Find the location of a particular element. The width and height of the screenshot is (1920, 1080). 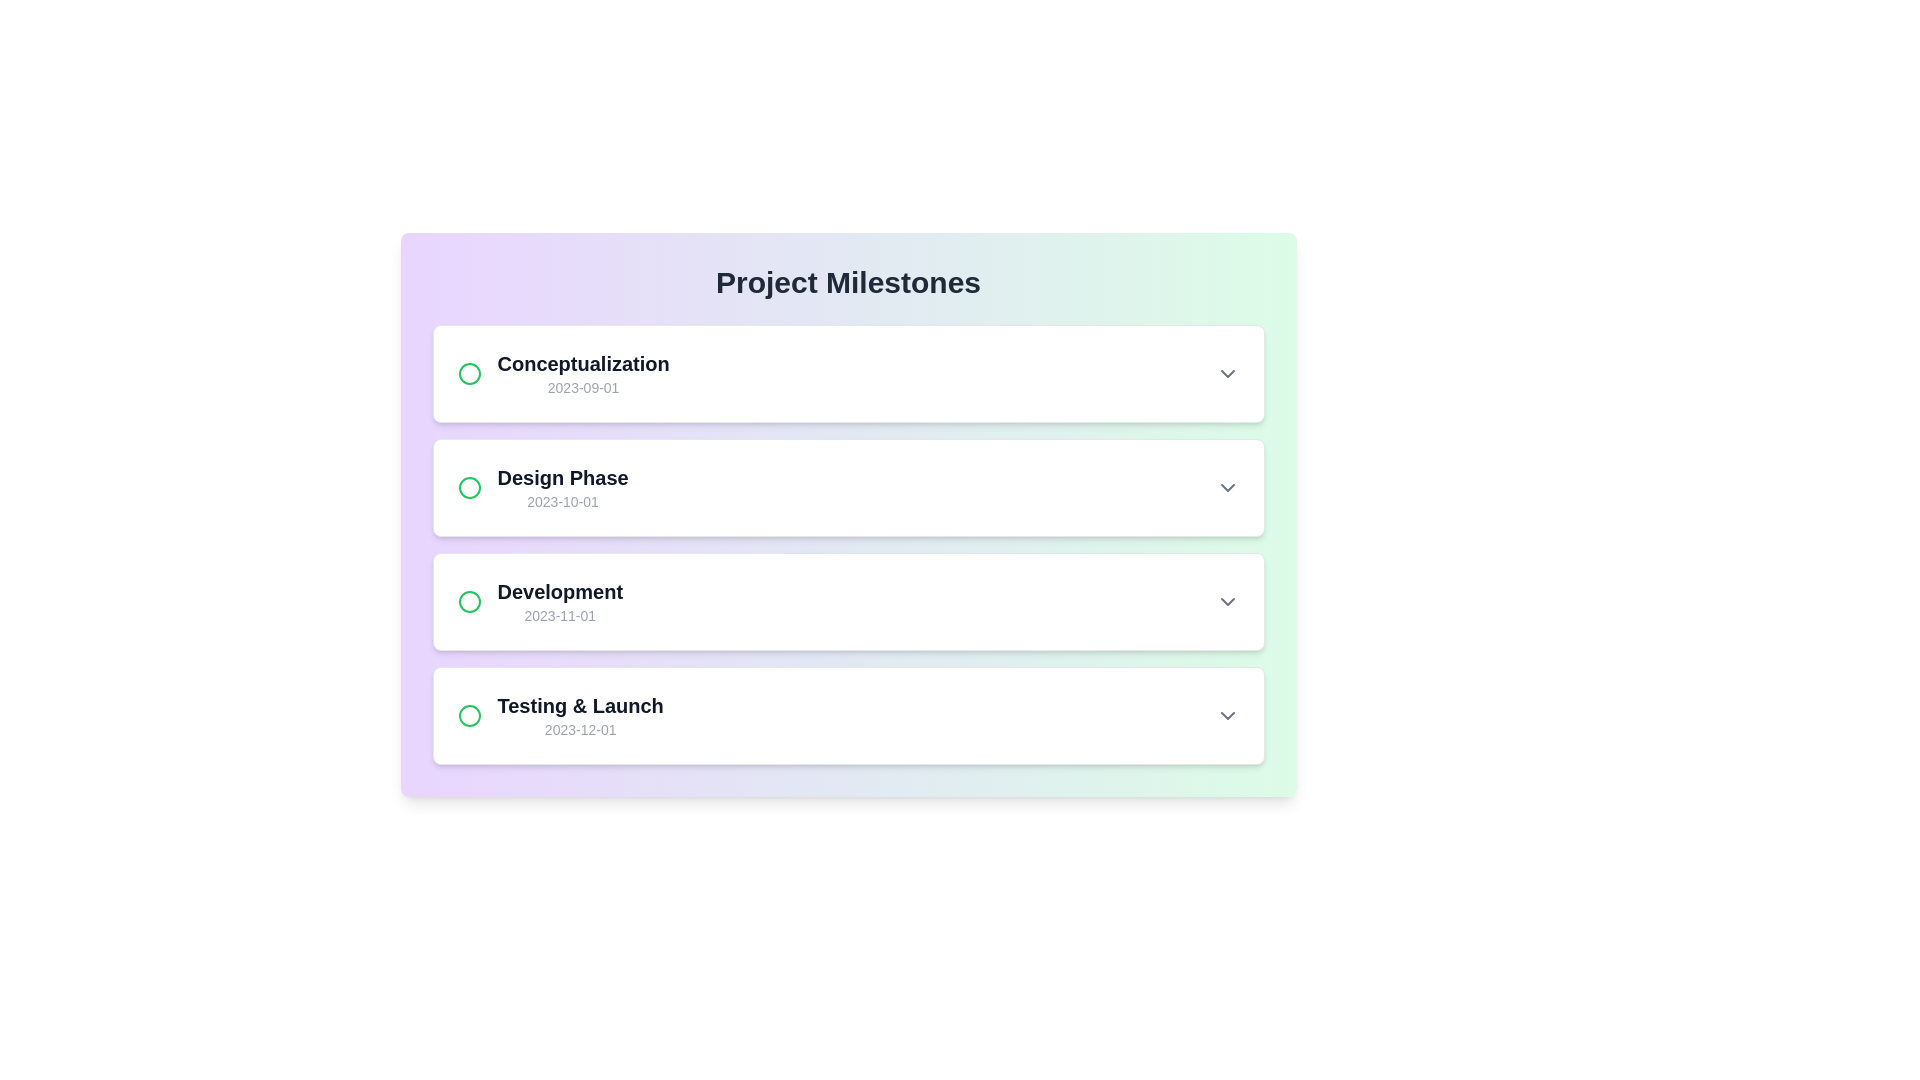

the 'Development' text label in the Project Milestones section, which is the third milestone in the list, displaying the title in bold and the subtitle with the date '2023-11-01' is located at coordinates (560, 600).